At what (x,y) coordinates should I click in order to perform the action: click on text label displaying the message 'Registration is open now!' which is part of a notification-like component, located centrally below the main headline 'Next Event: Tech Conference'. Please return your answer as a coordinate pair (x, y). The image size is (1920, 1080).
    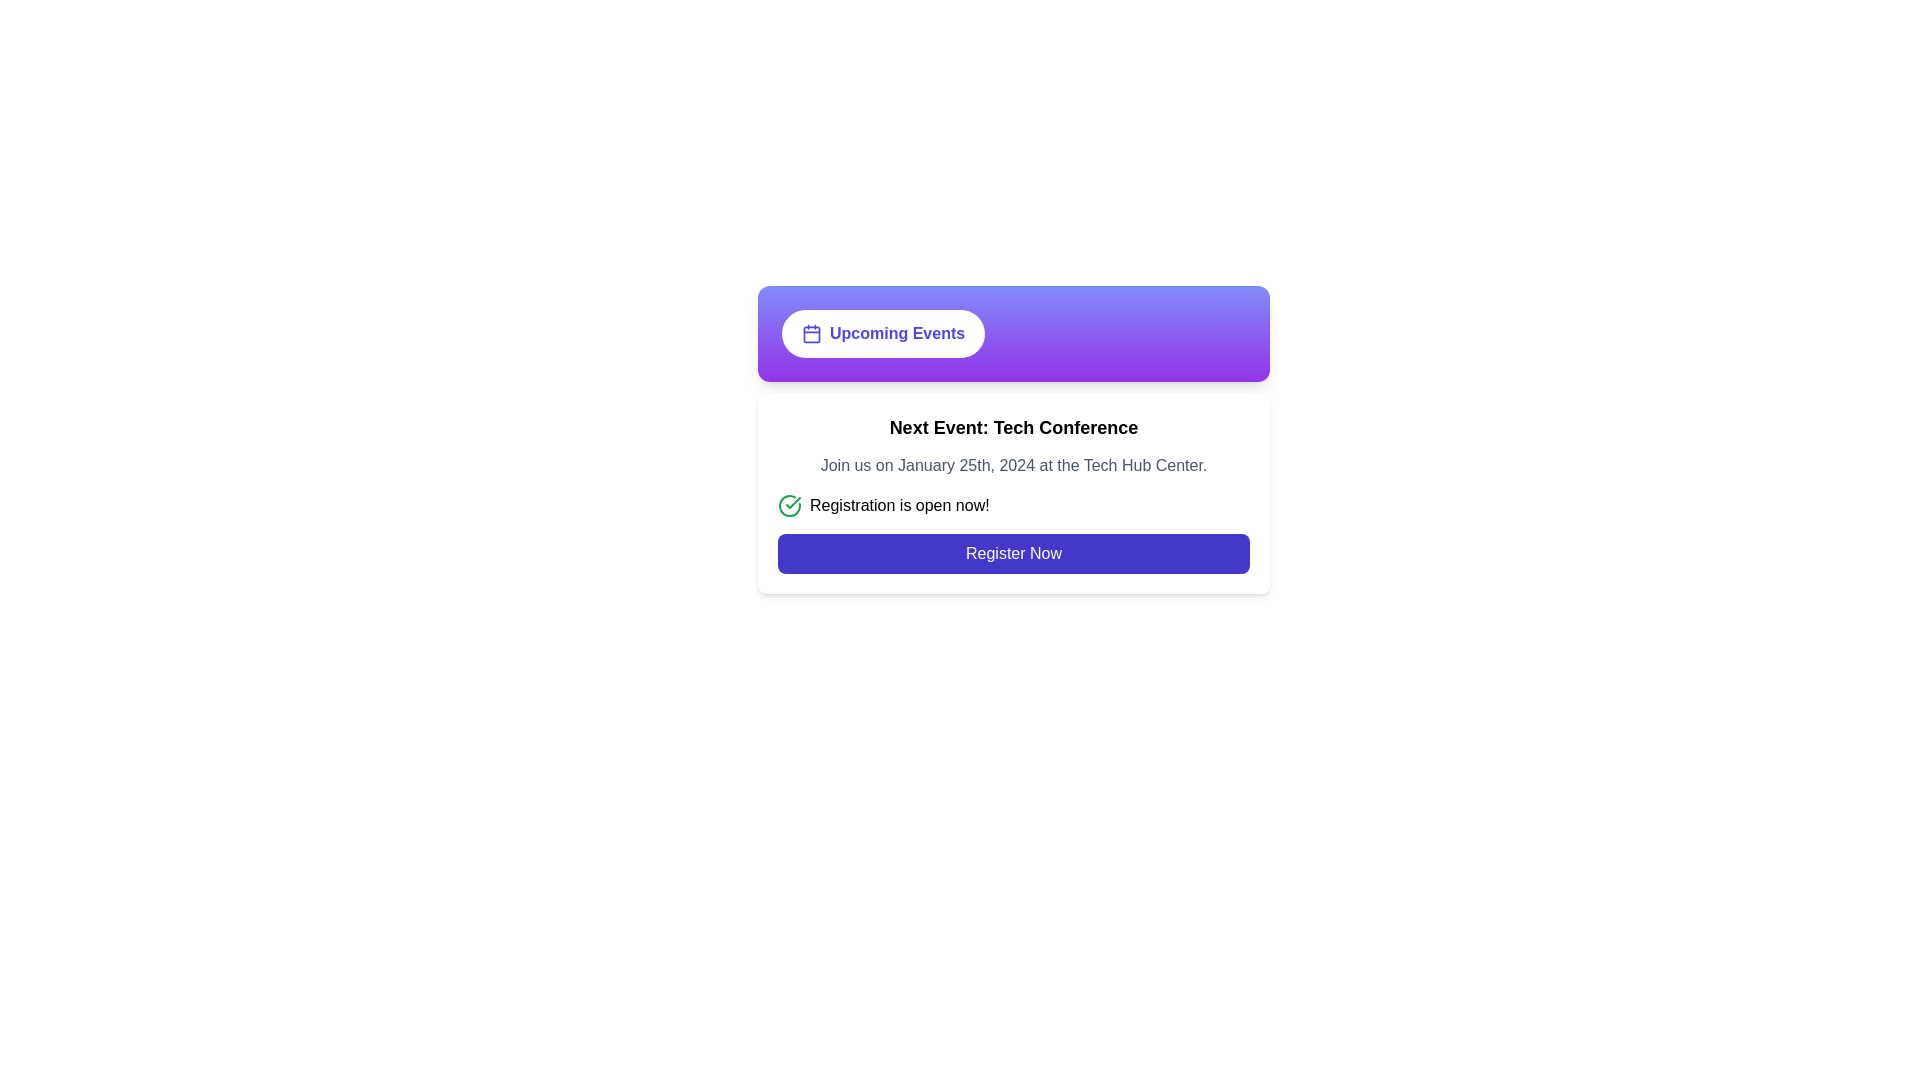
    Looking at the image, I should click on (898, 504).